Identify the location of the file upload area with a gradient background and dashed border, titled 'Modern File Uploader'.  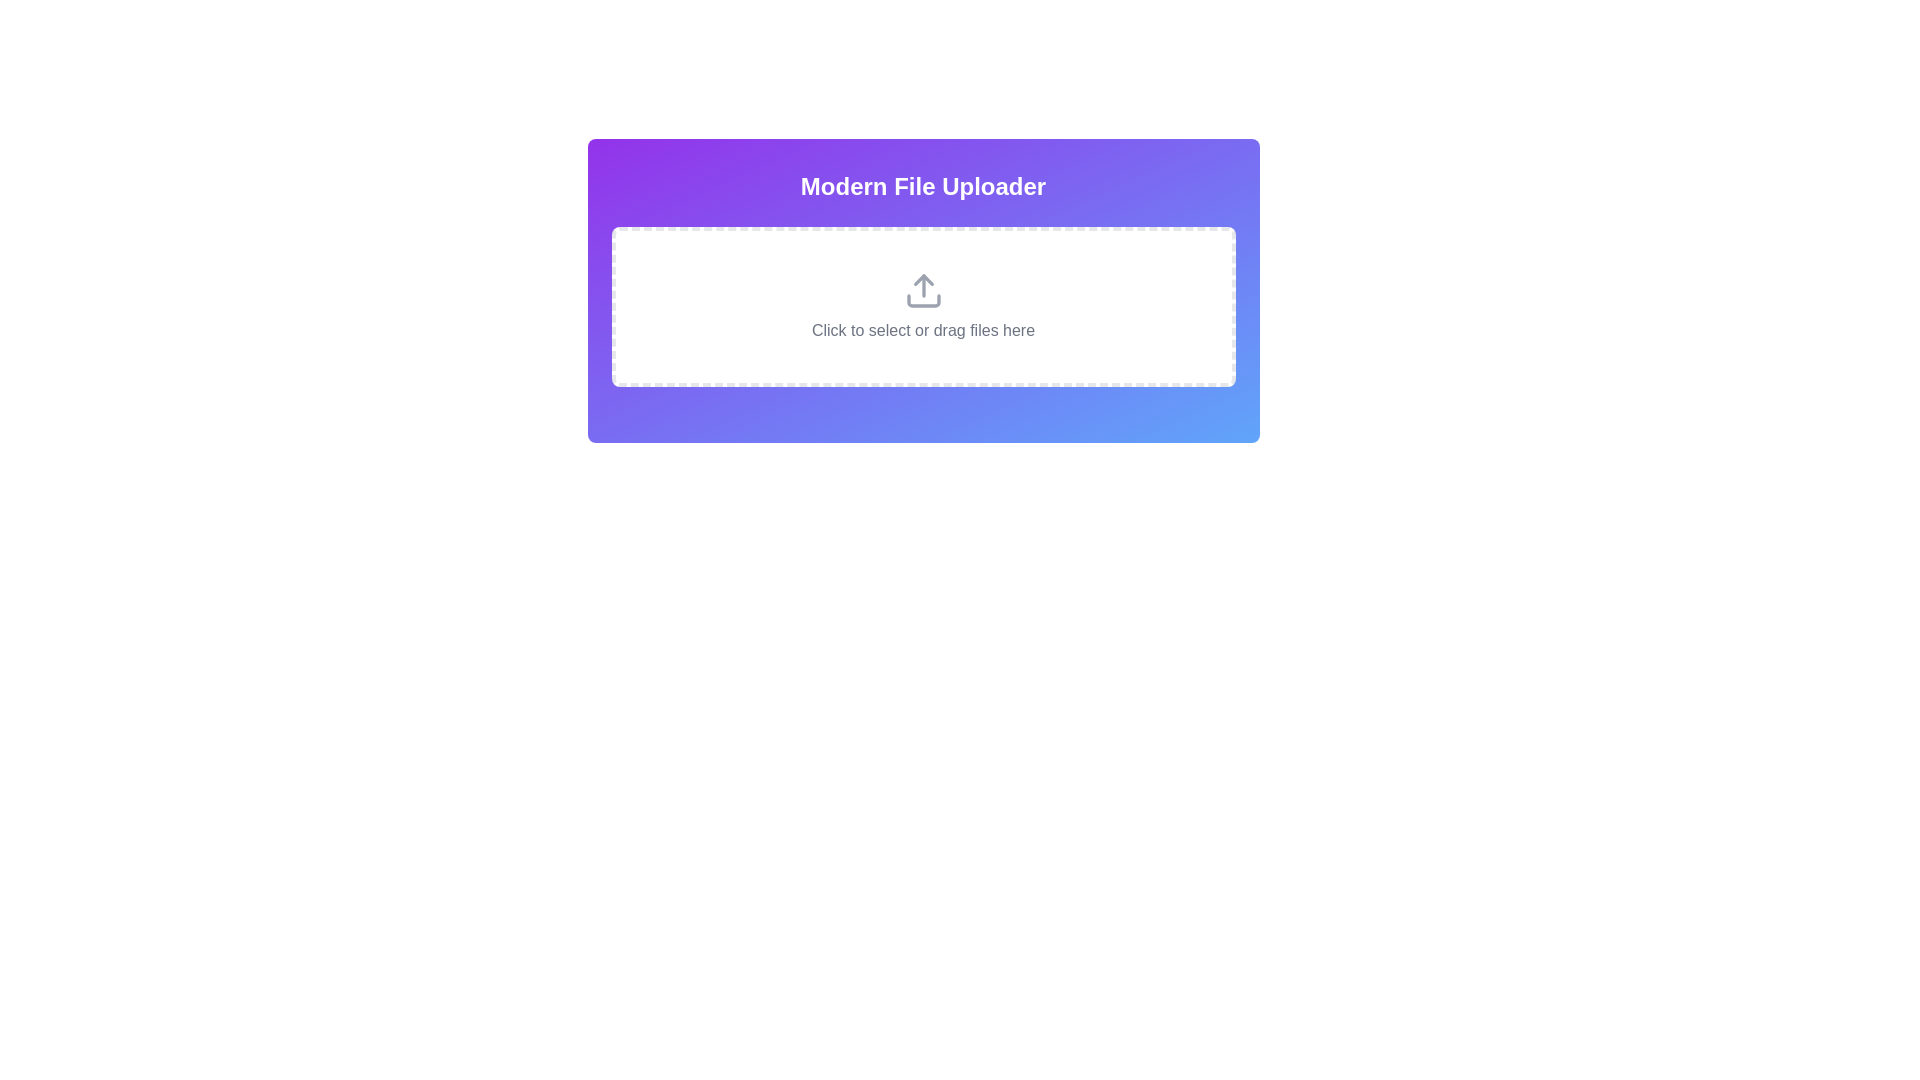
(922, 290).